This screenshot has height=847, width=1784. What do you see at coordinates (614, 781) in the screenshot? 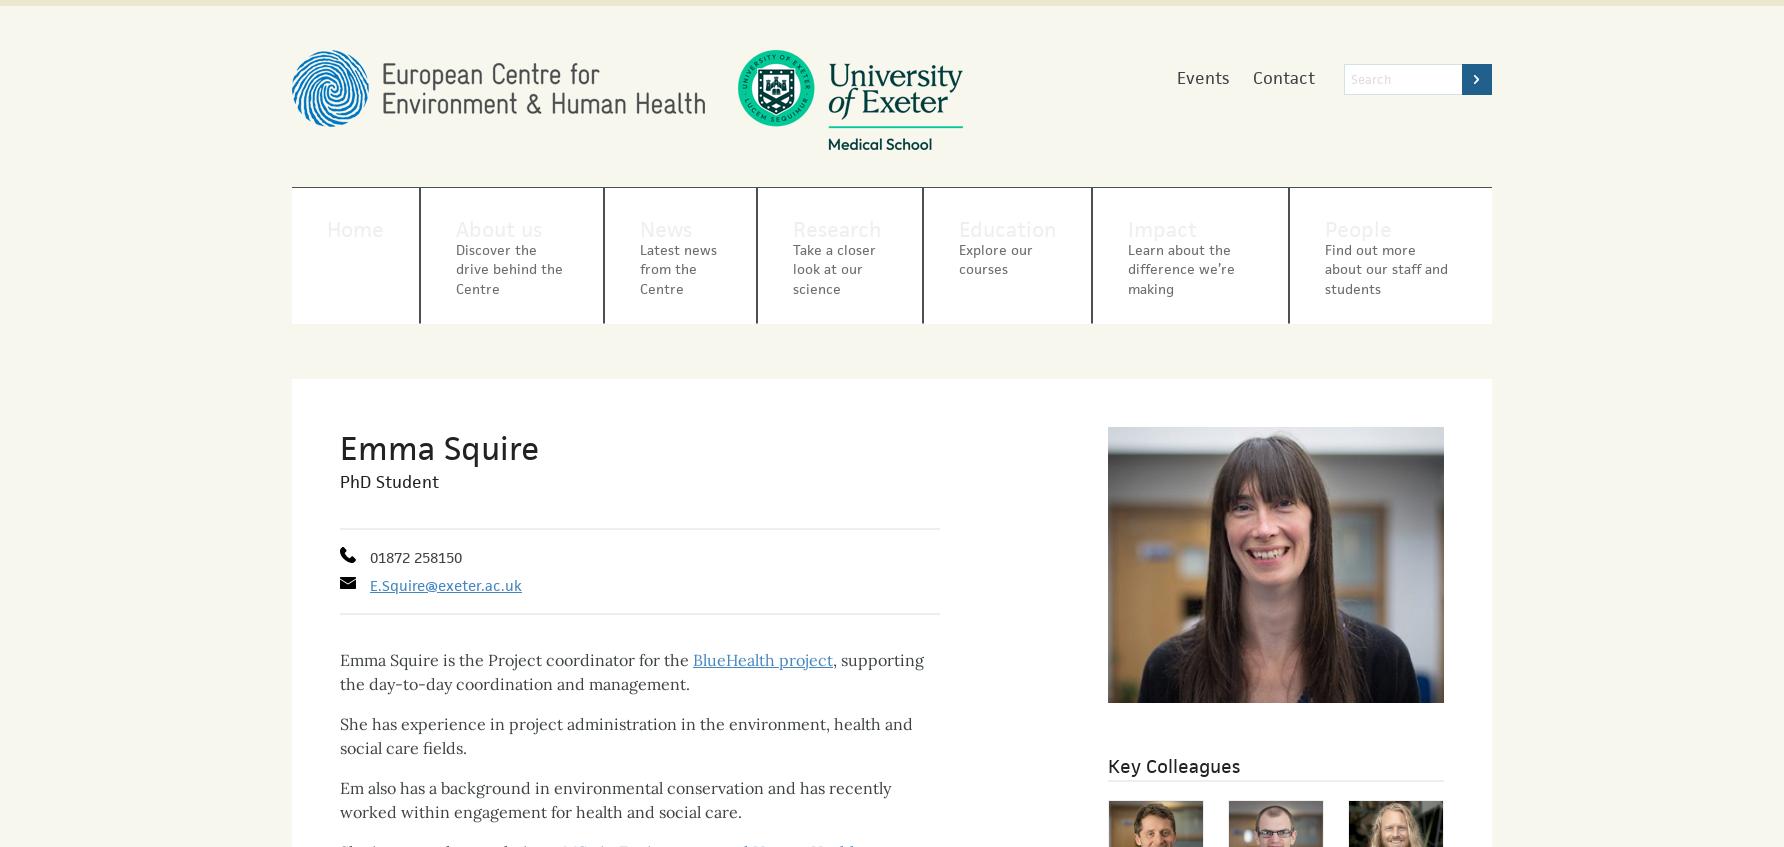
I see `'Em also has a background in environmental conservation and has recently worked within engagement for health and social care.'` at bounding box center [614, 781].